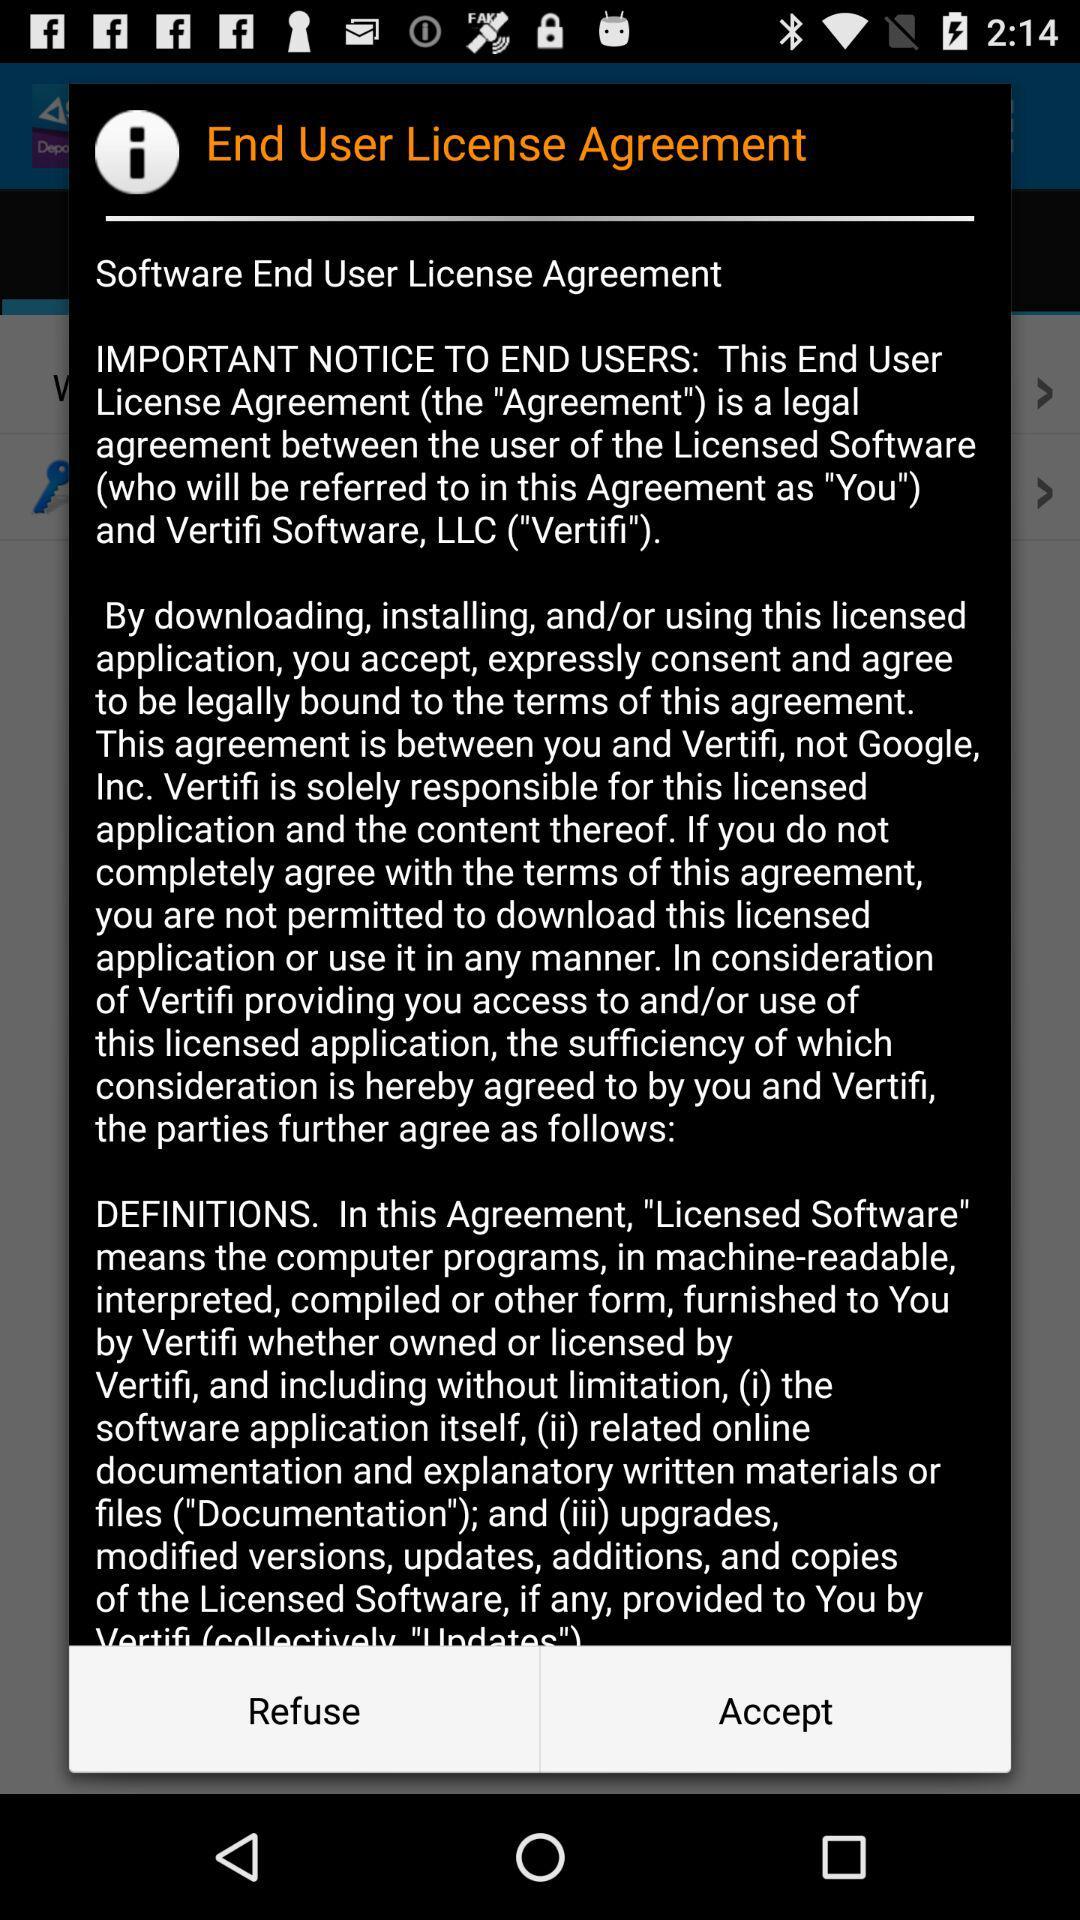 Image resolution: width=1080 pixels, height=1920 pixels. Describe the element at coordinates (304, 1708) in the screenshot. I see `the item next to the accept icon` at that location.